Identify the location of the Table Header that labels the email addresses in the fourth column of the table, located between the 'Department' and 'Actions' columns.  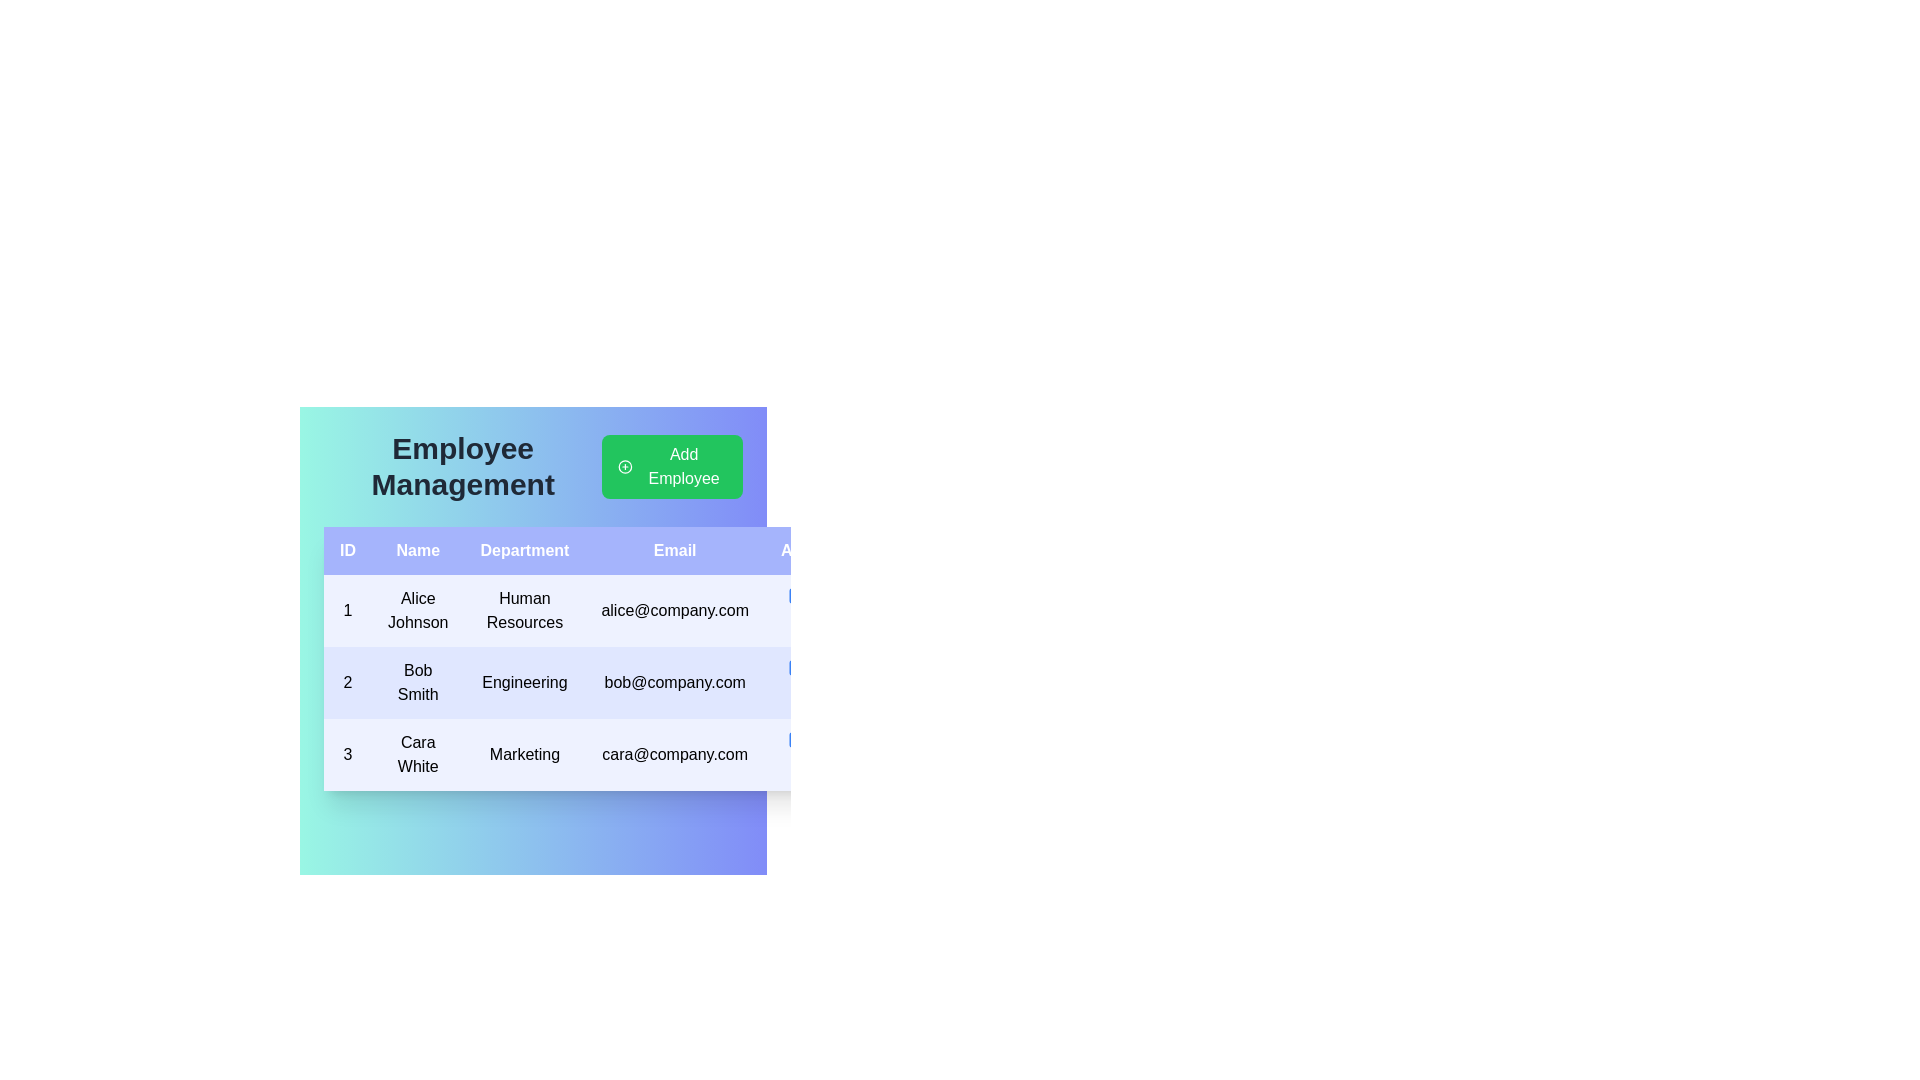
(675, 551).